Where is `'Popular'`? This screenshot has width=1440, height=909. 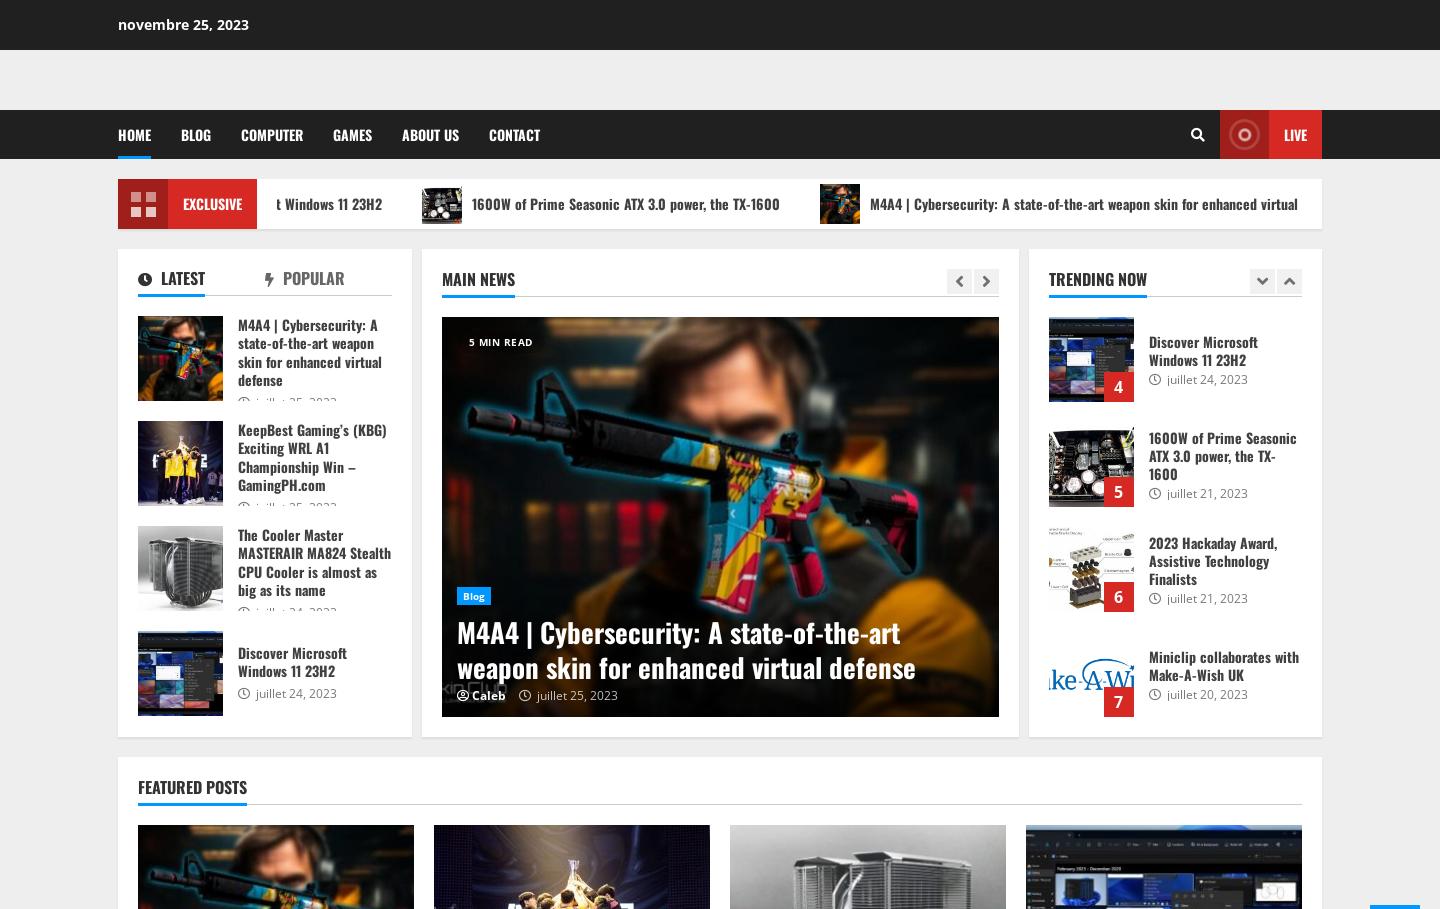 'Popular' is located at coordinates (311, 277).